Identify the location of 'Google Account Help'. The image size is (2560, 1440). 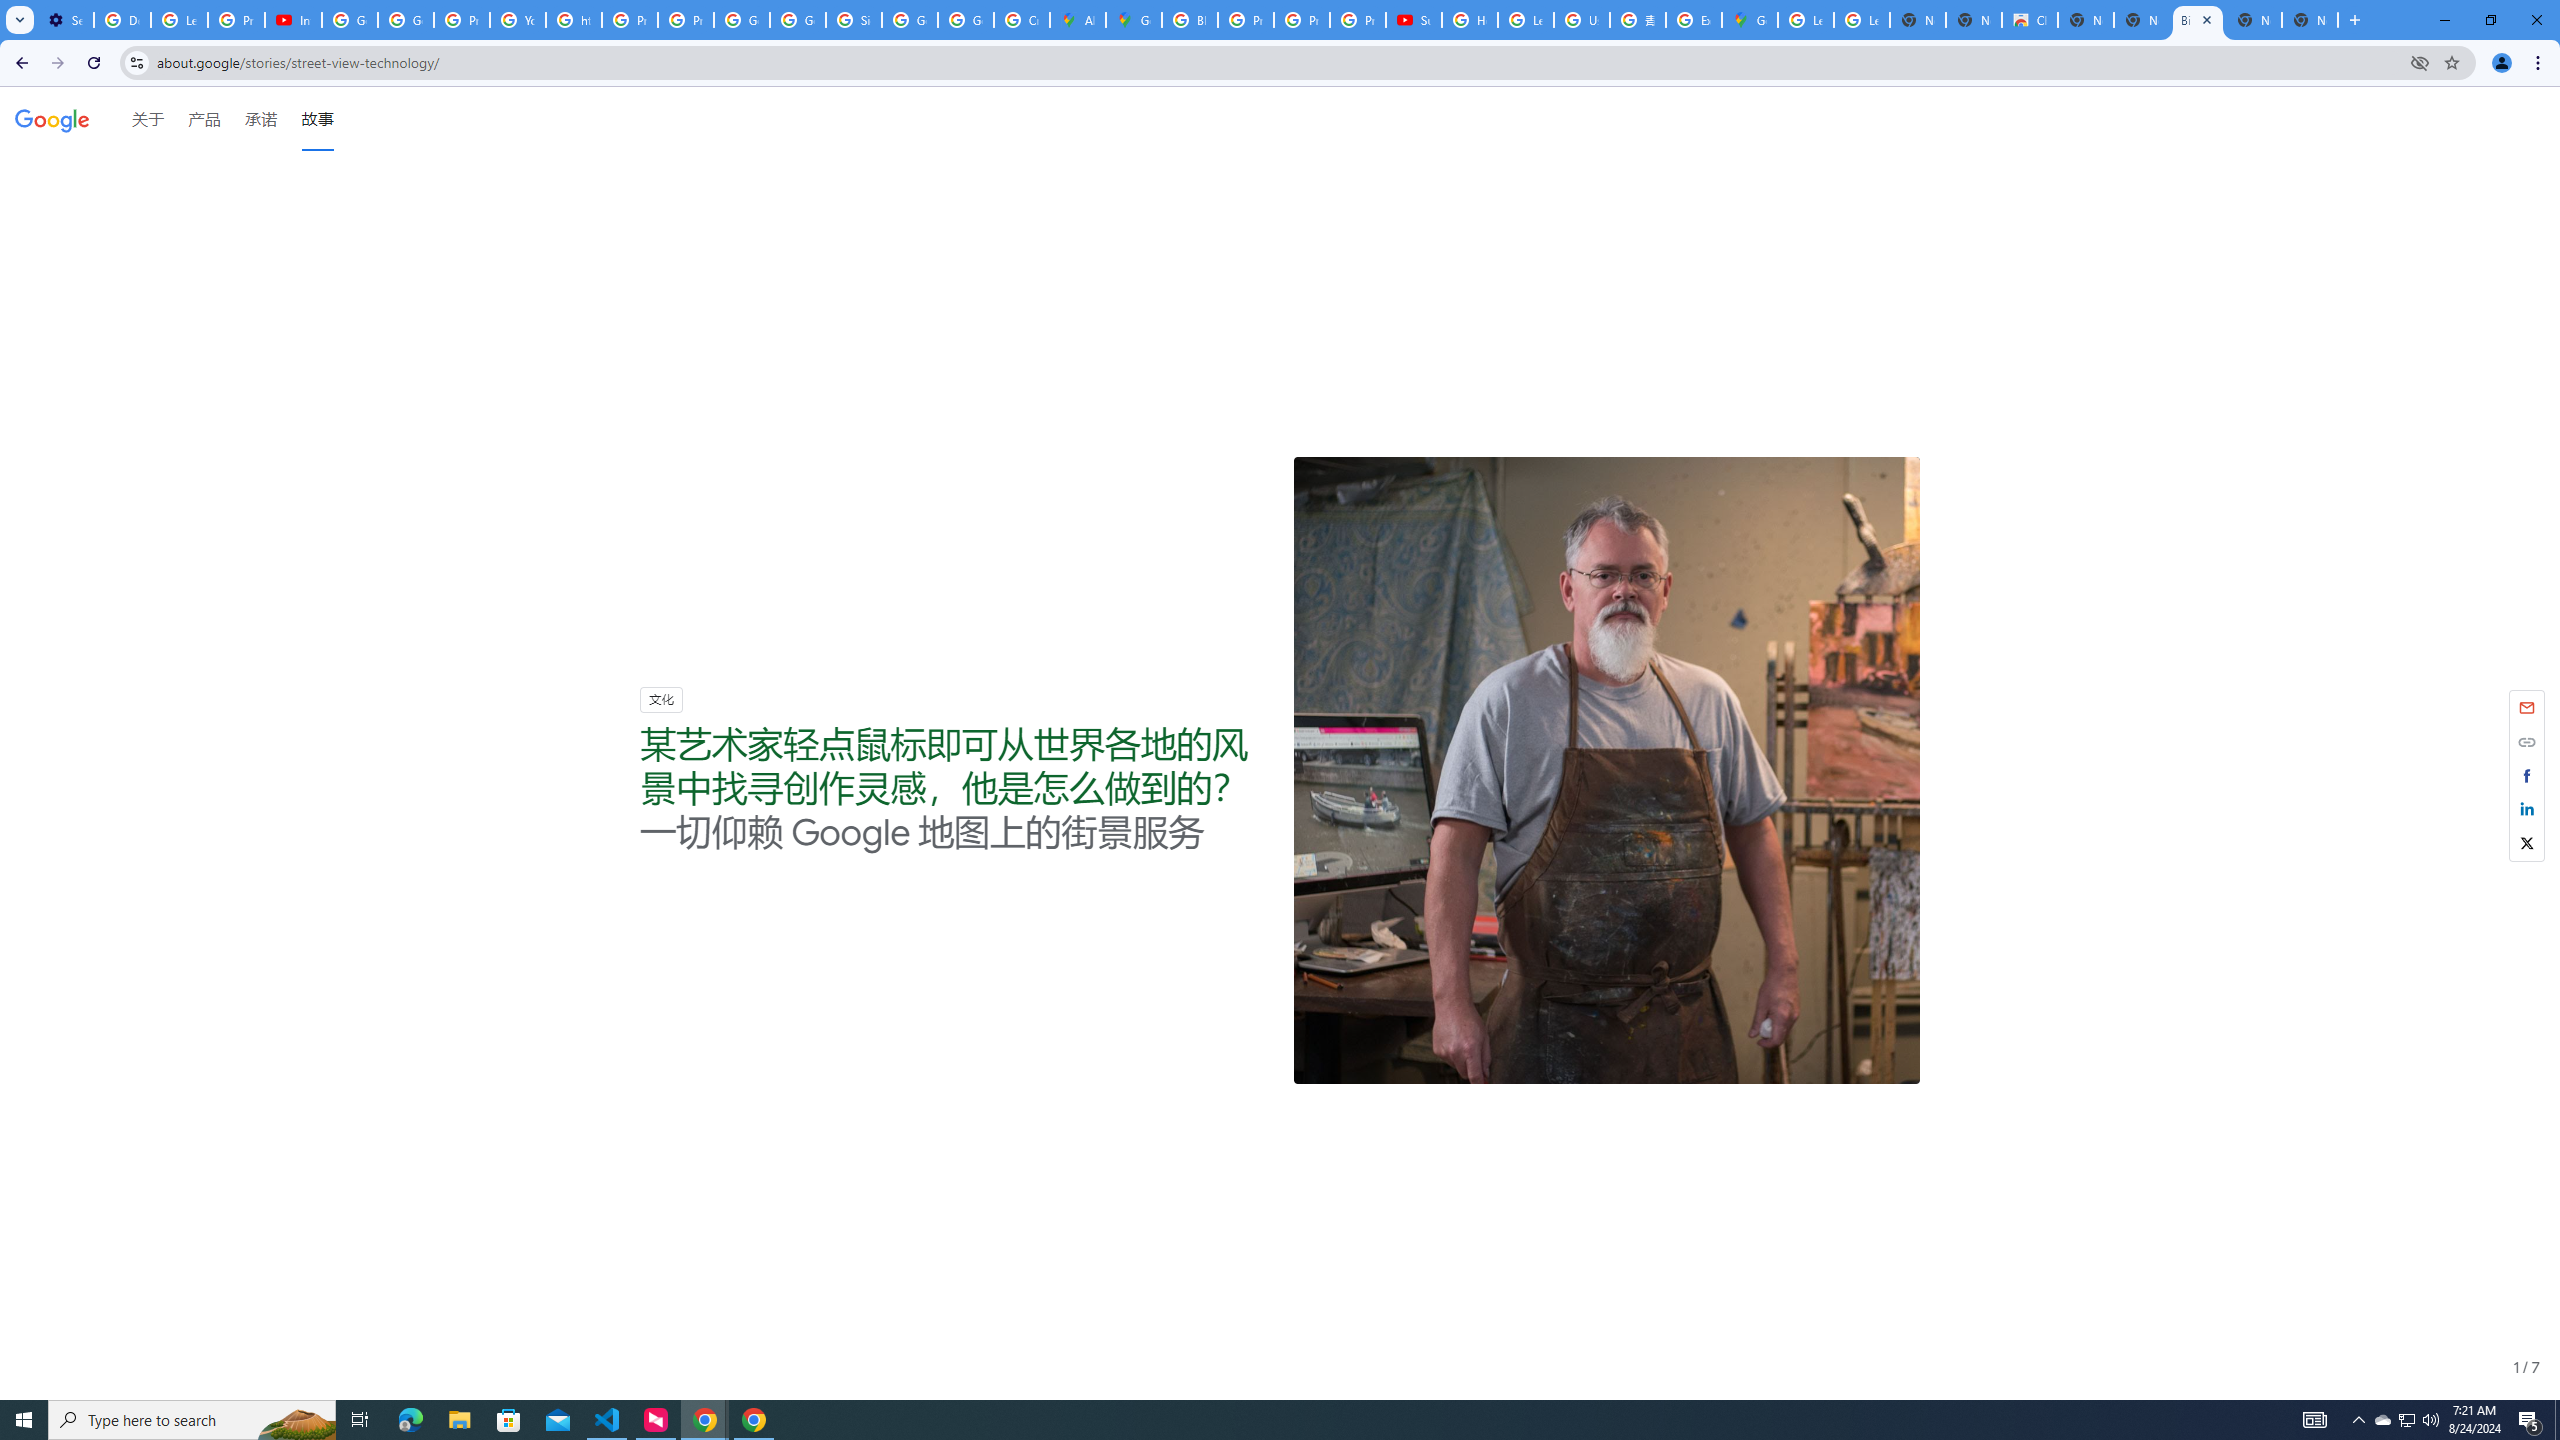
(348, 19).